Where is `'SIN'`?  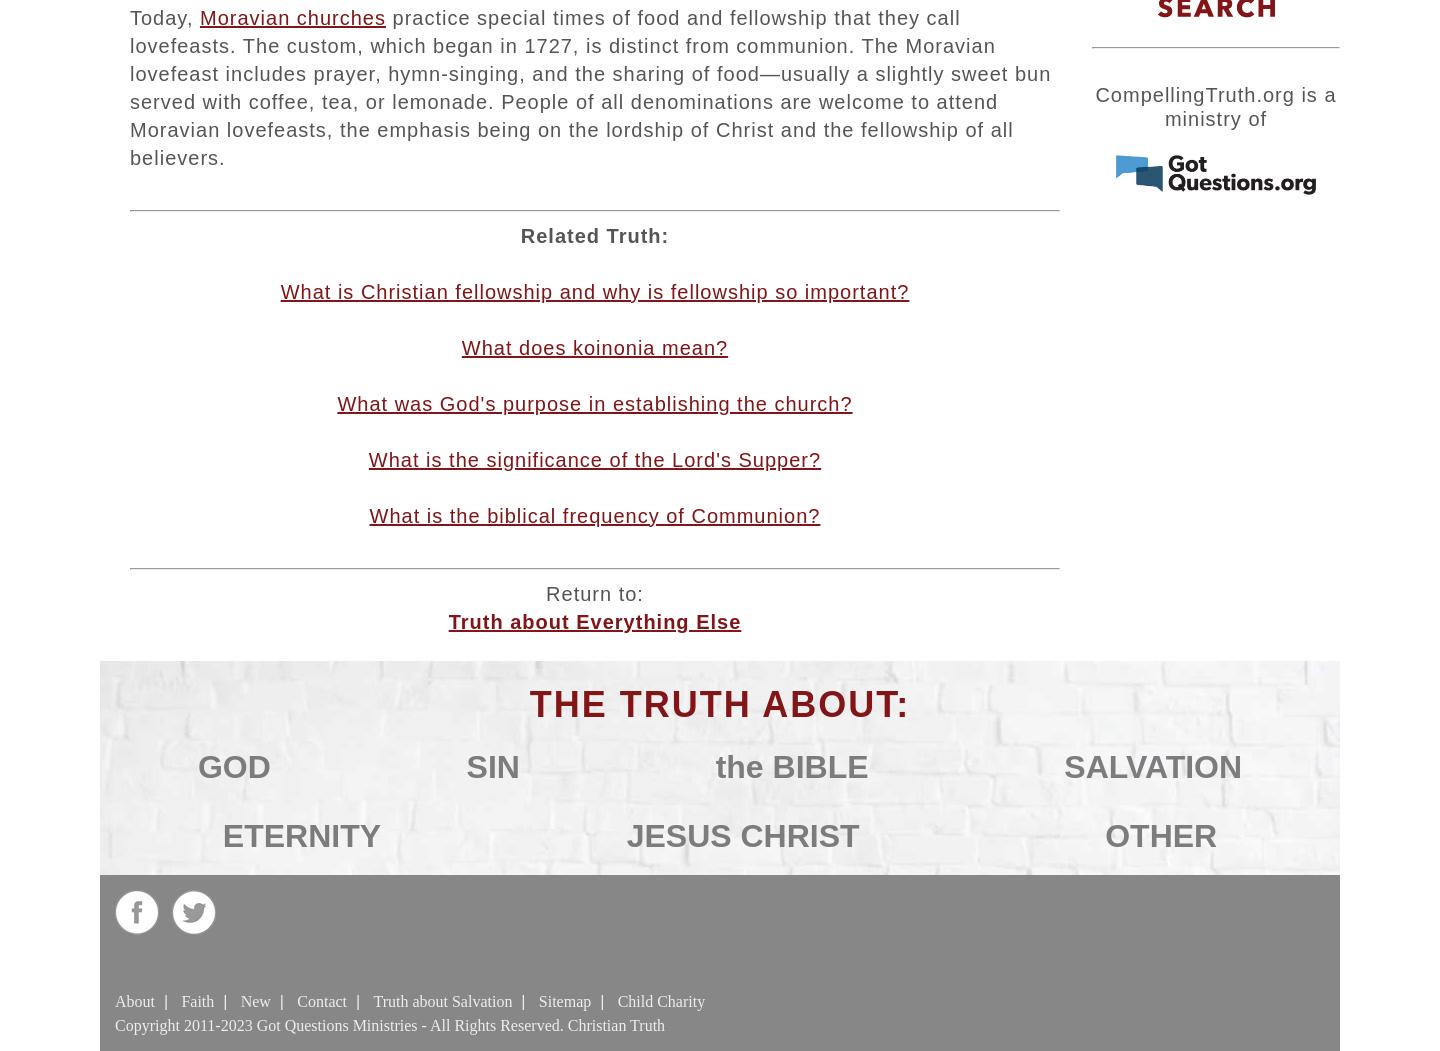 'SIN' is located at coordinates (465, 765).